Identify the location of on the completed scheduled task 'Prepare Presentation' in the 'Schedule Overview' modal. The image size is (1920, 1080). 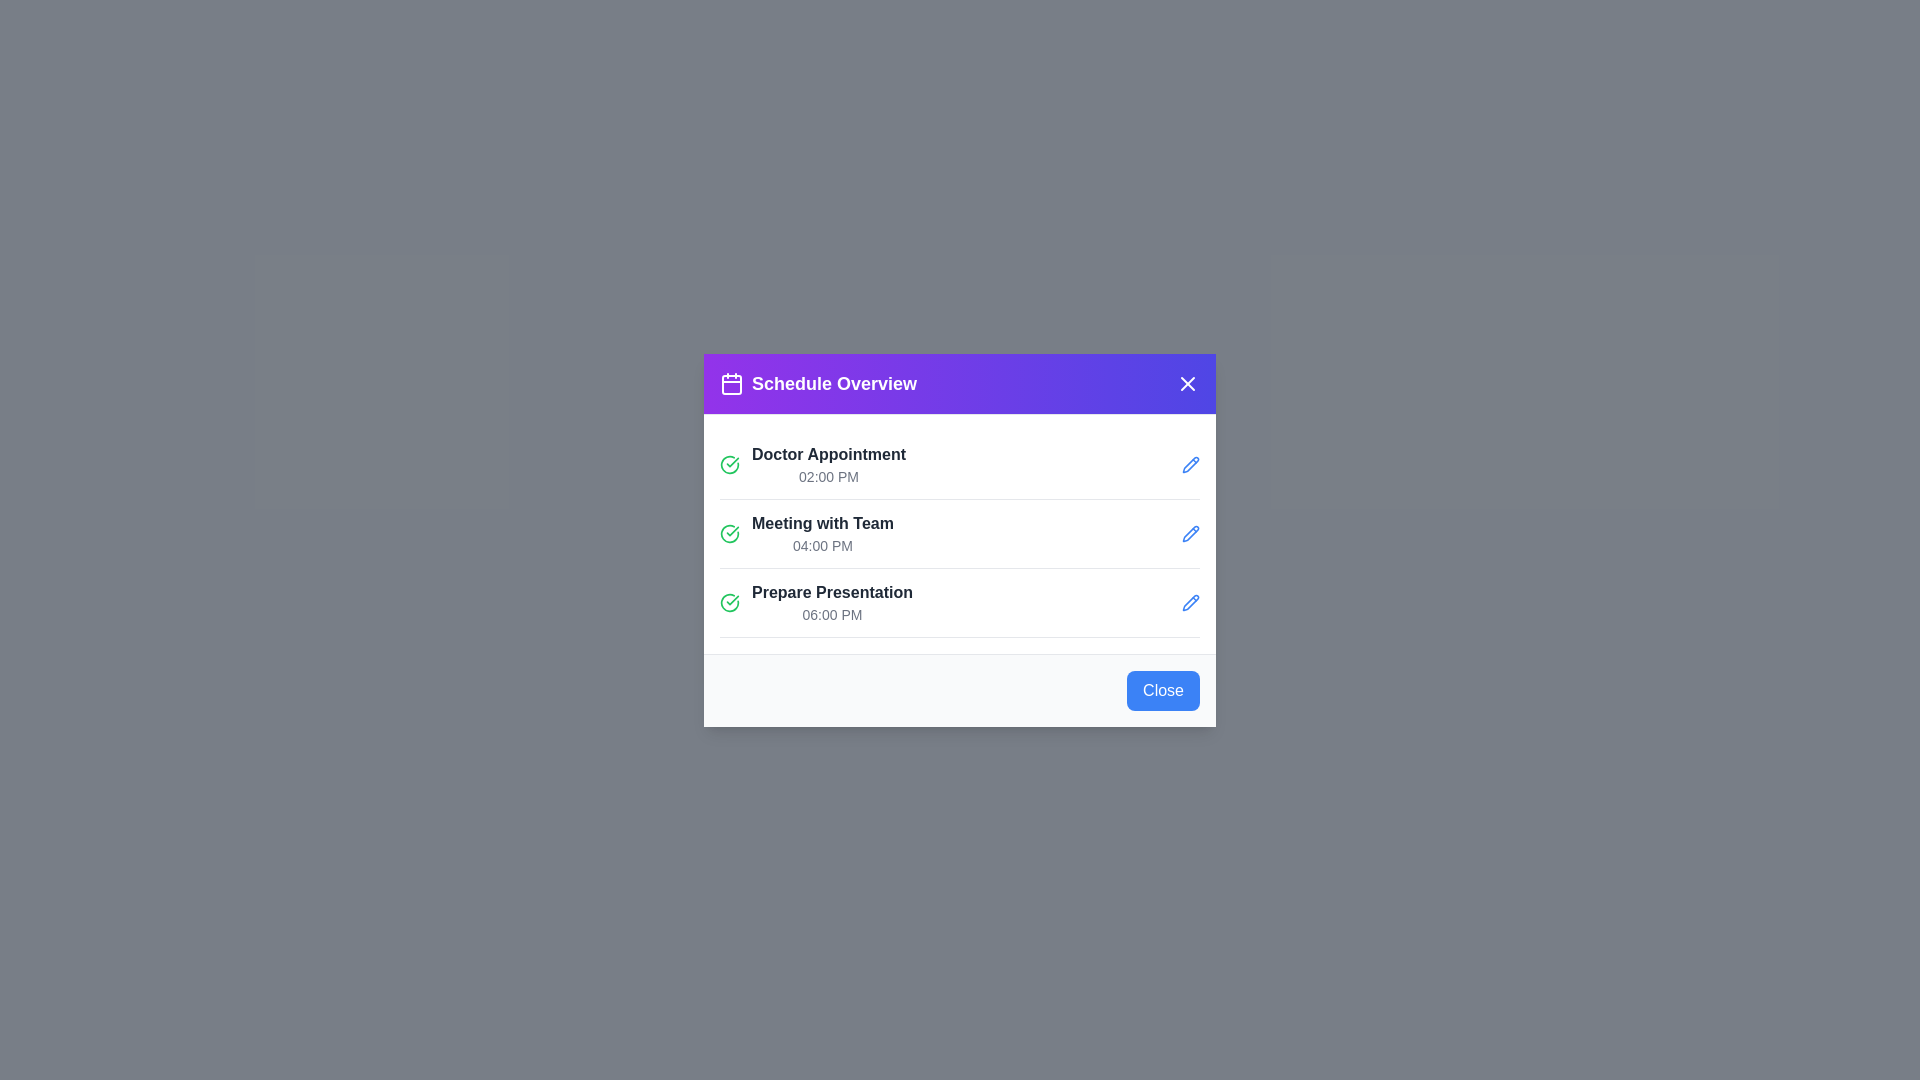
(816, 601).